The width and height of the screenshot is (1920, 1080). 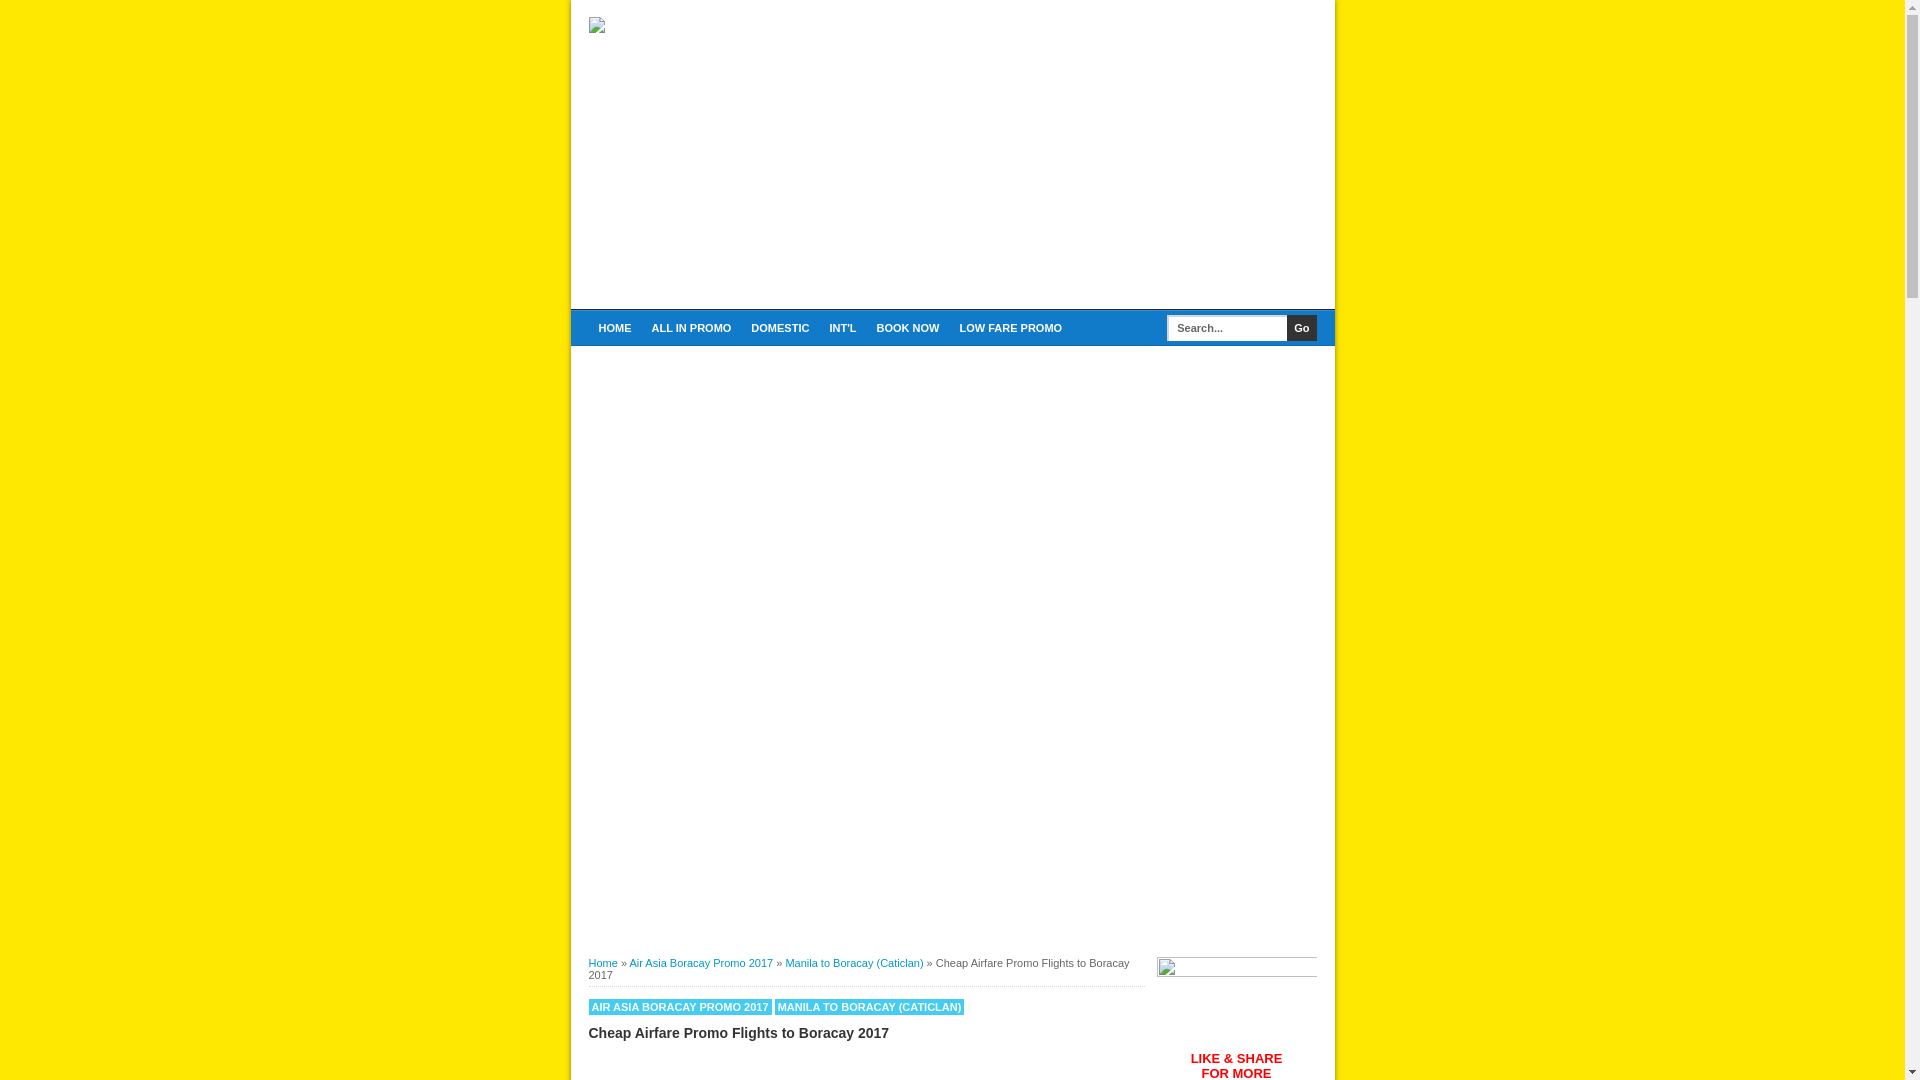 What do you see at coordinates (854, 962) in the screenshot?
I see `'Manila to Boracay (Caticlan)'` at bounding box center [854, 962].